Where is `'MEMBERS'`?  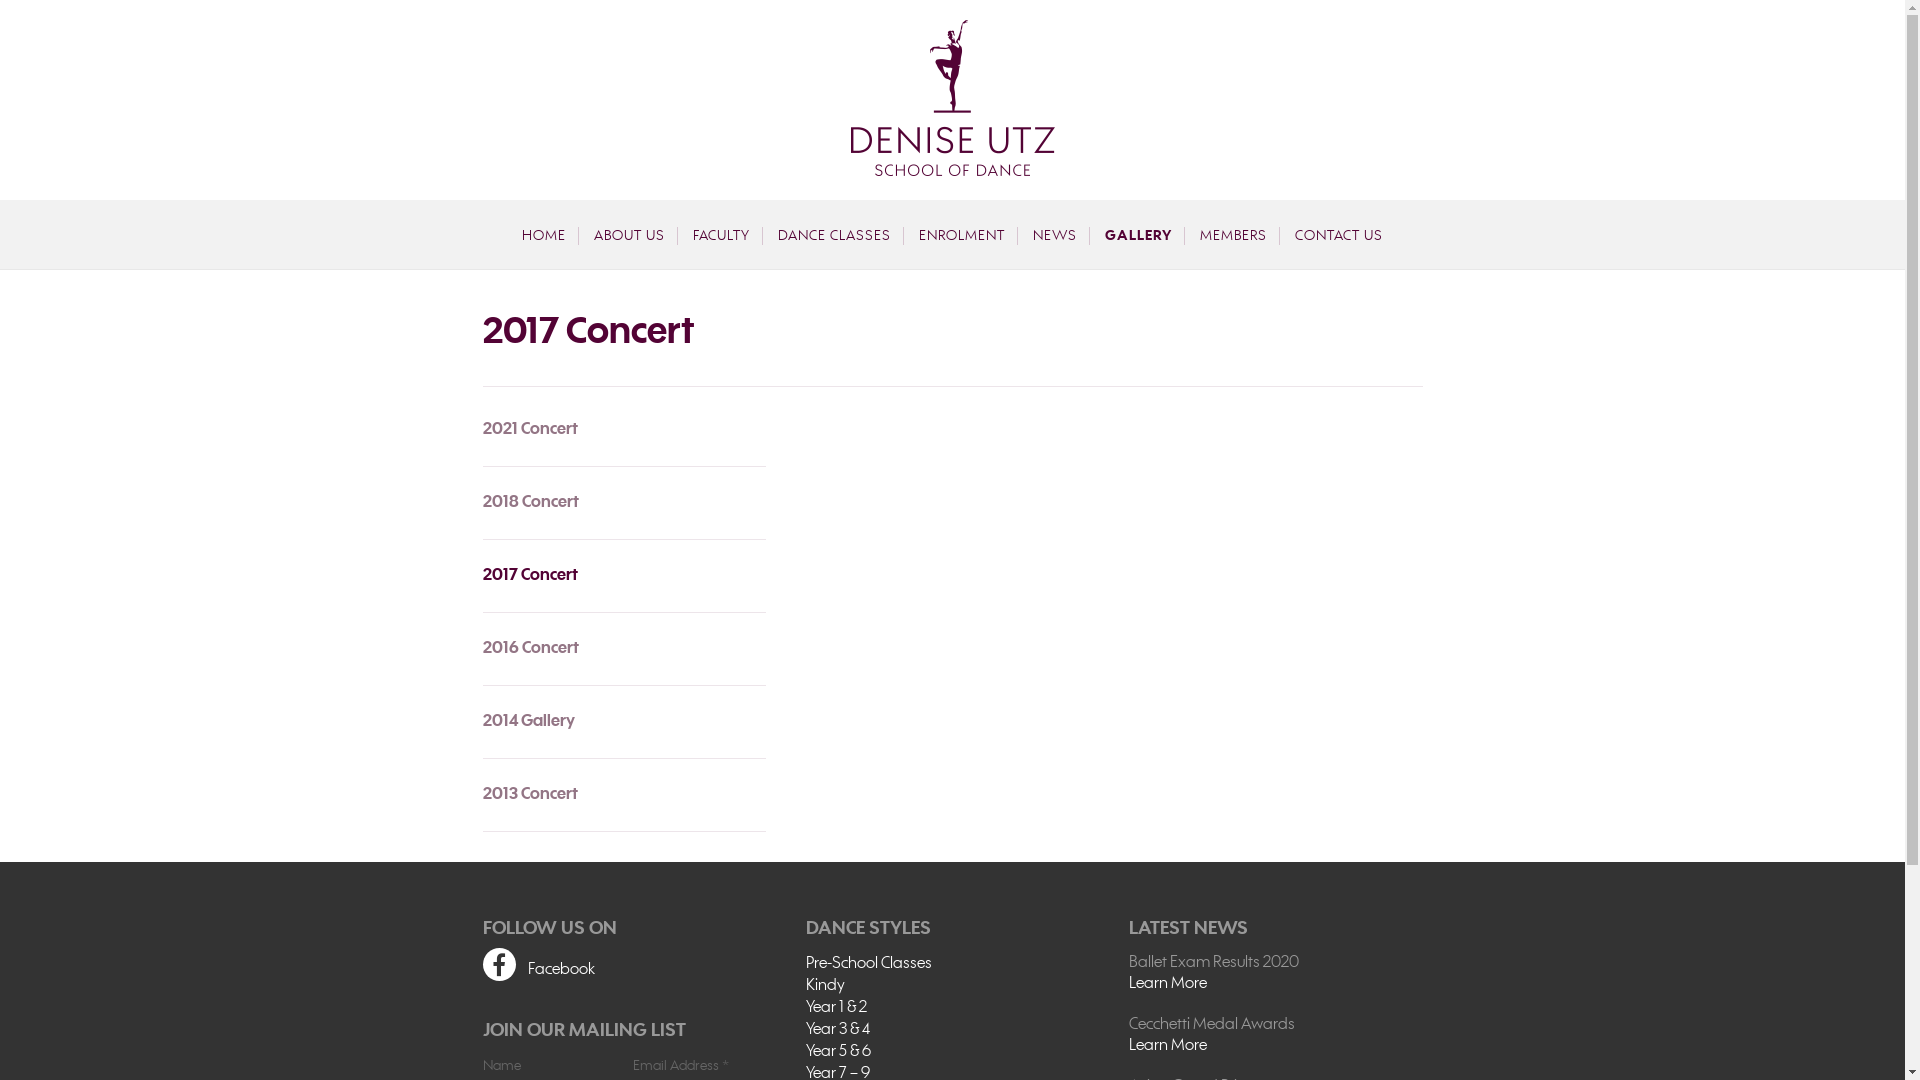 'MEMBERS' is located at coordinates (1232, 234).